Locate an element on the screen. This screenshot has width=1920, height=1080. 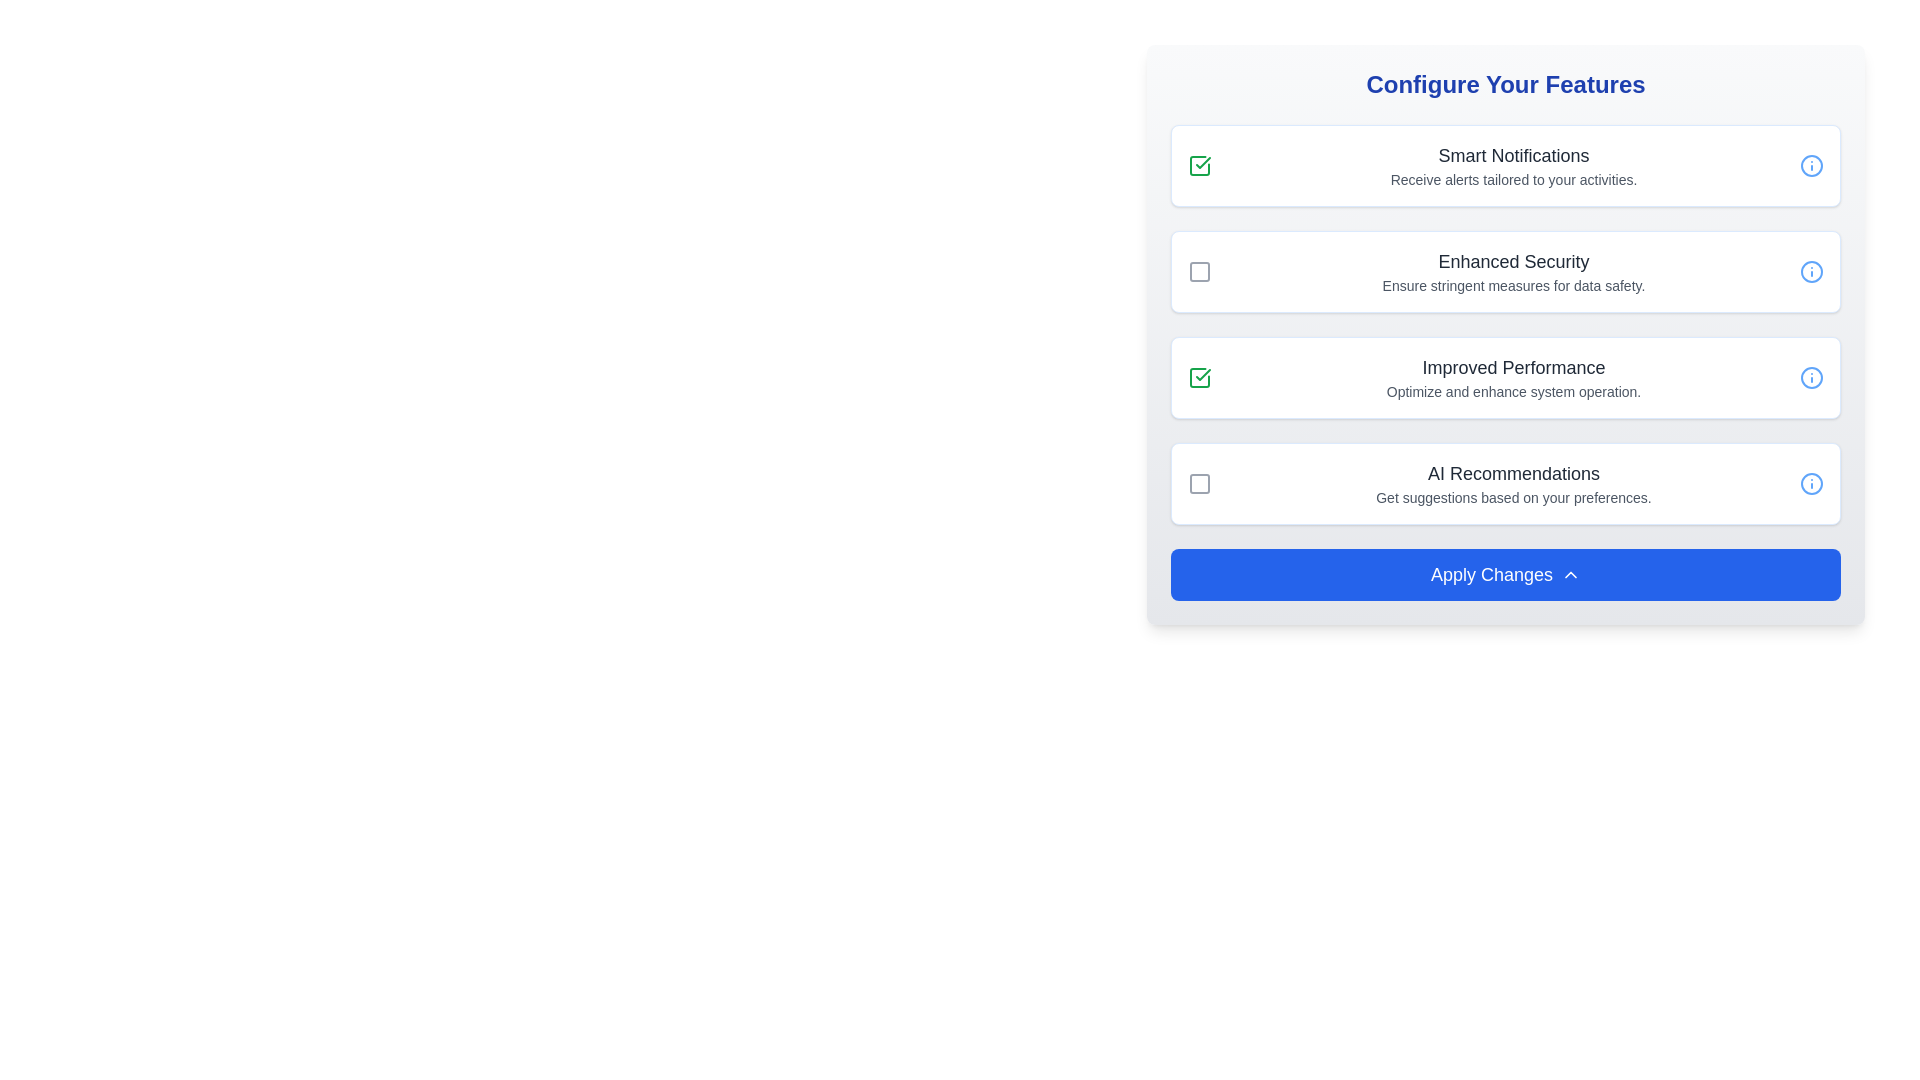
the circular SVG element that is part of the 'info' icon, located to the right of the 'Improved Performance' feature label within the 'Configure Your Features' card layout is located at coordinates (1811, 378).